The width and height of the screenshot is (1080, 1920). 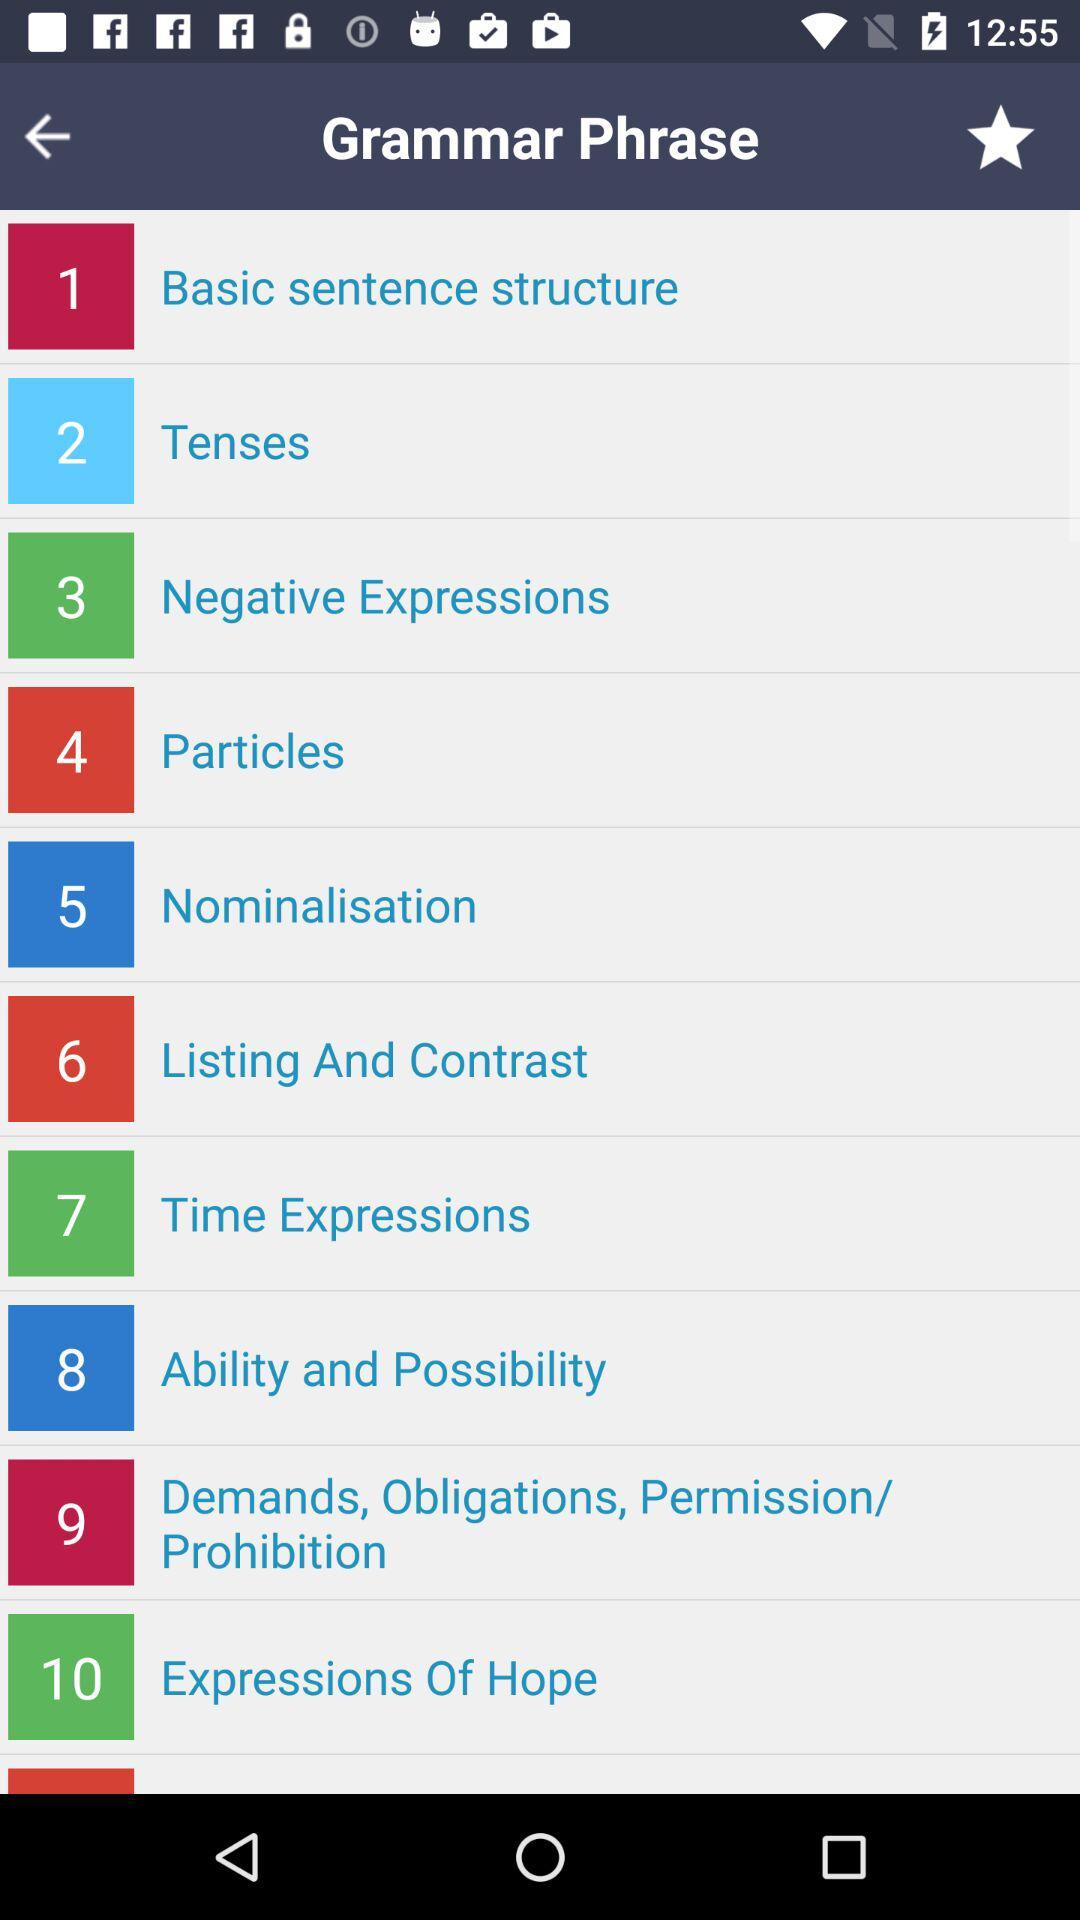 I want to click on the arrow_backward icon, so click(x=59, y=135).